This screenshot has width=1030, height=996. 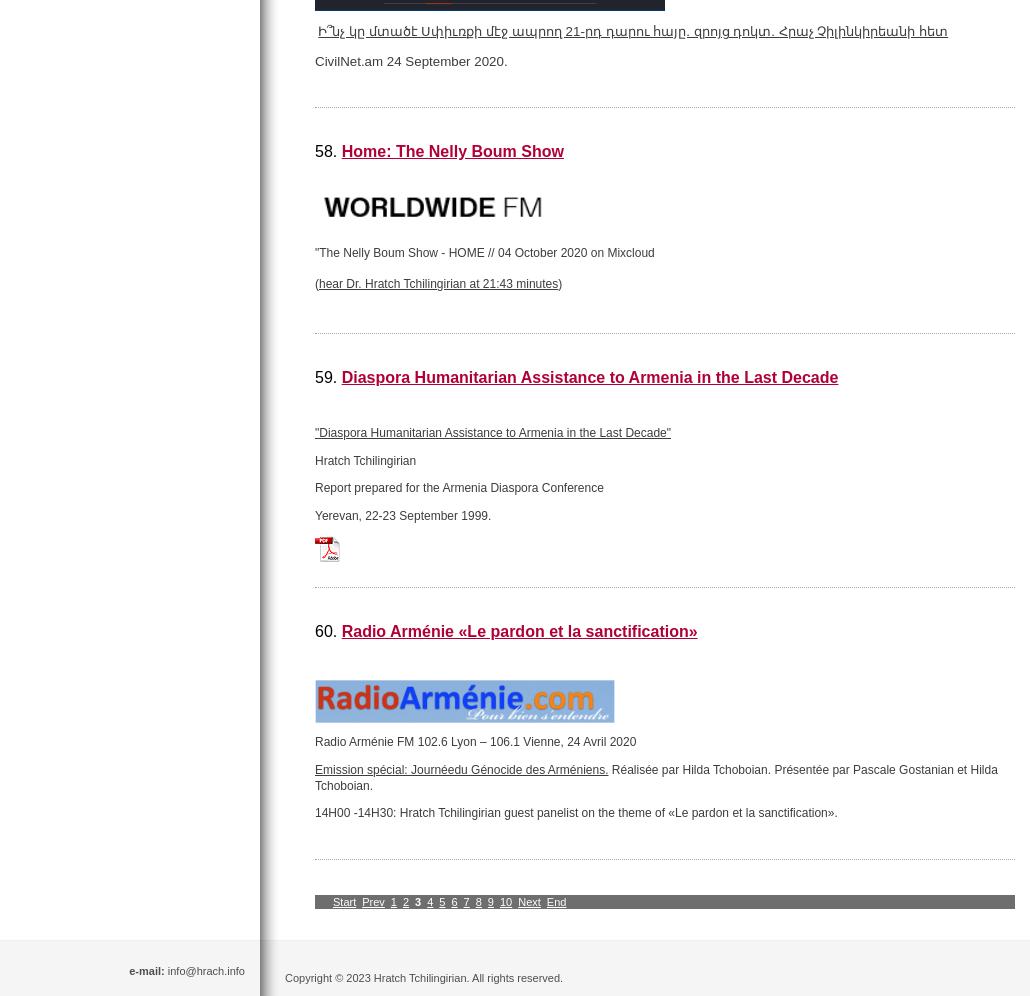 What do you see at coordinates (405, 899) in the screenshot?
I see `'2'` at bounding box center [405, 899].